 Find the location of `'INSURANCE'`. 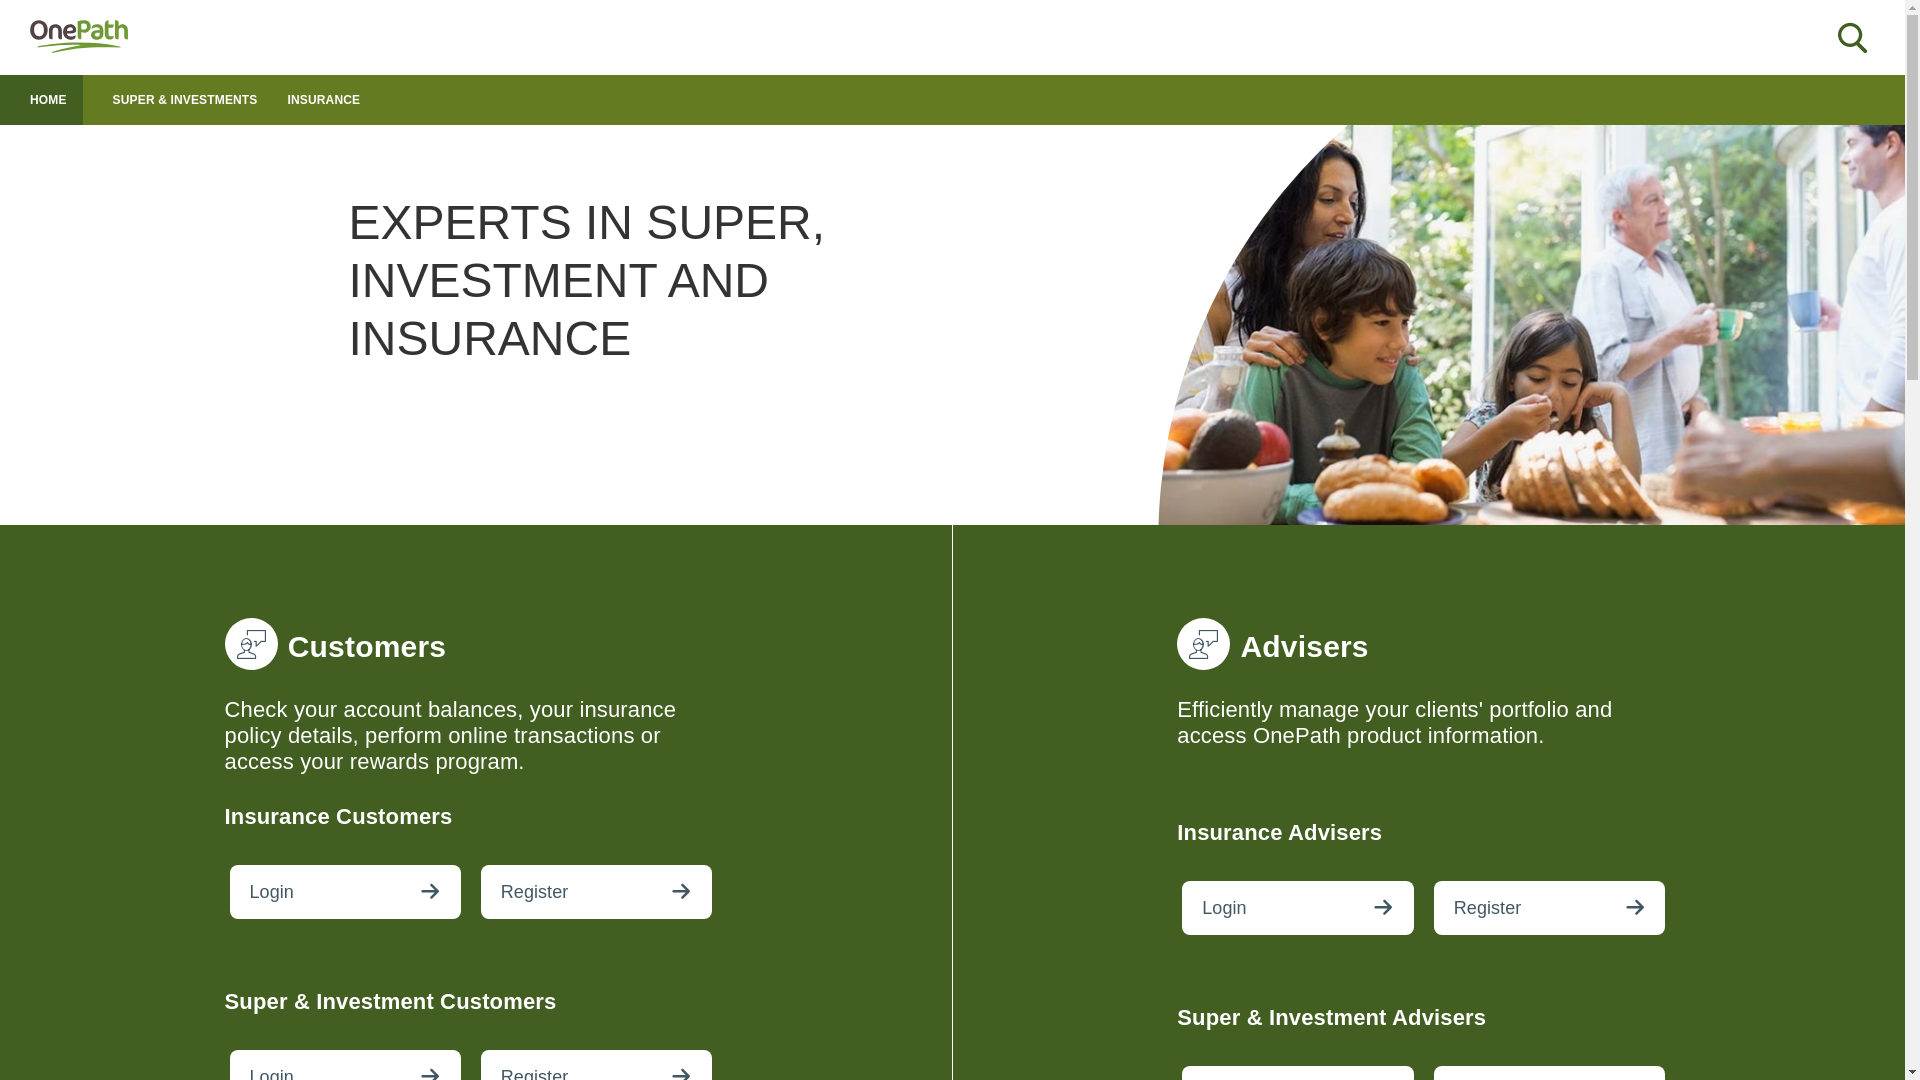

'INSURANCE' is located at coordinates (286, 100).